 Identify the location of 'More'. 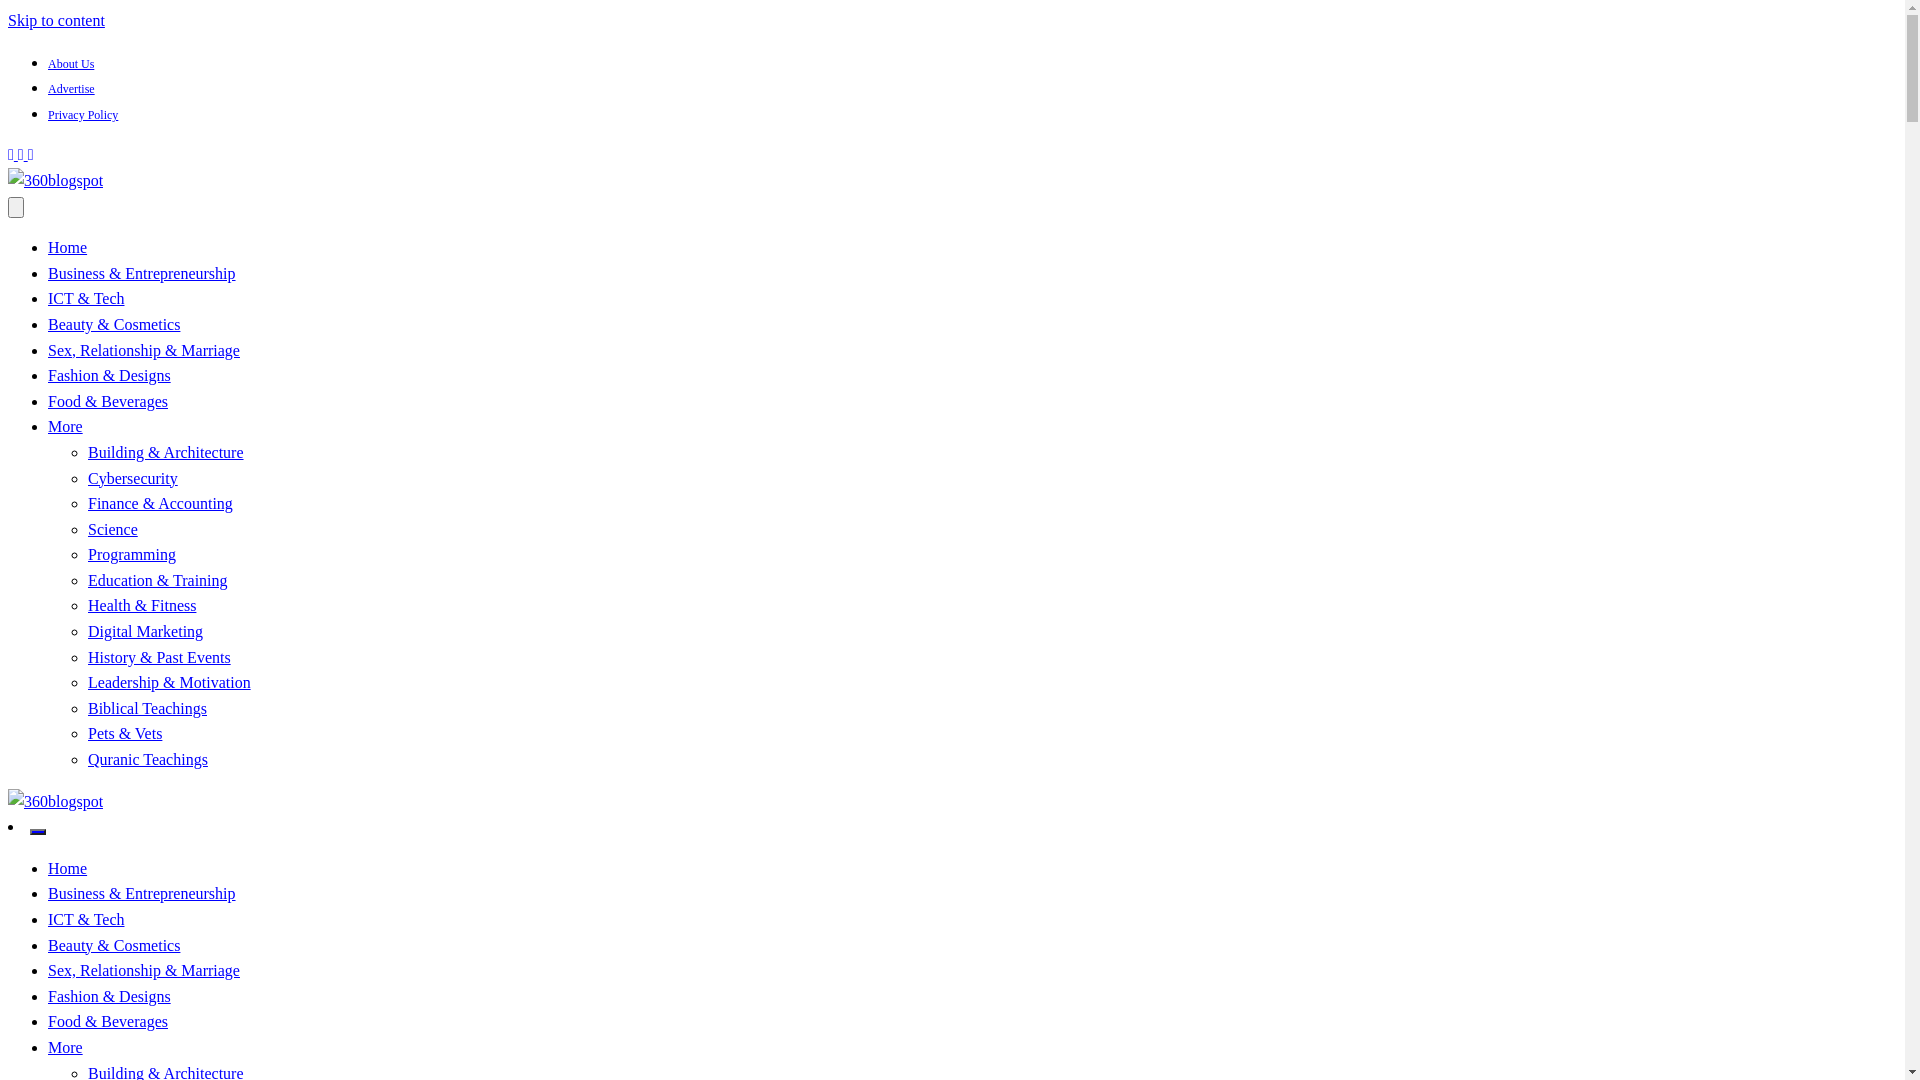
(48, 1046).